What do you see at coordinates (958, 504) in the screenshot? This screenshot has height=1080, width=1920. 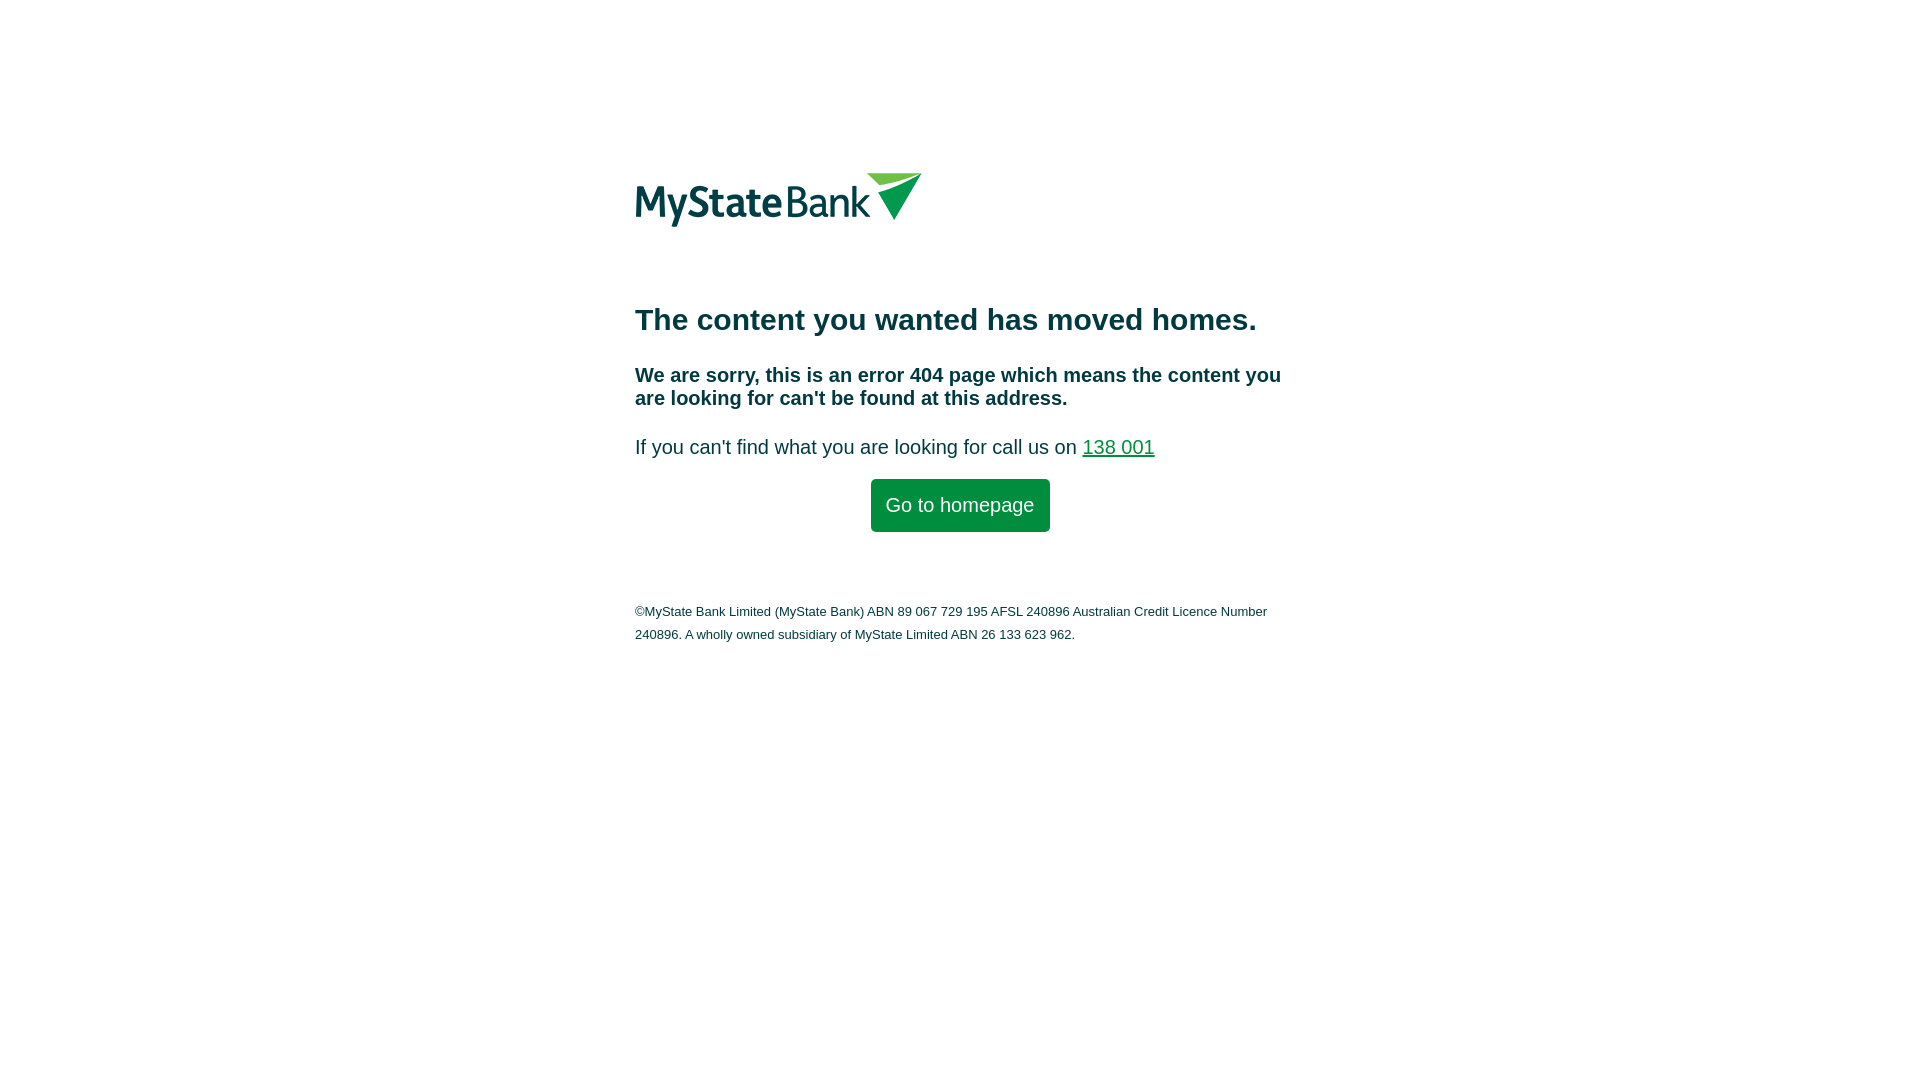 I see `'Go to homepage'` at bounding box center [958, 504].